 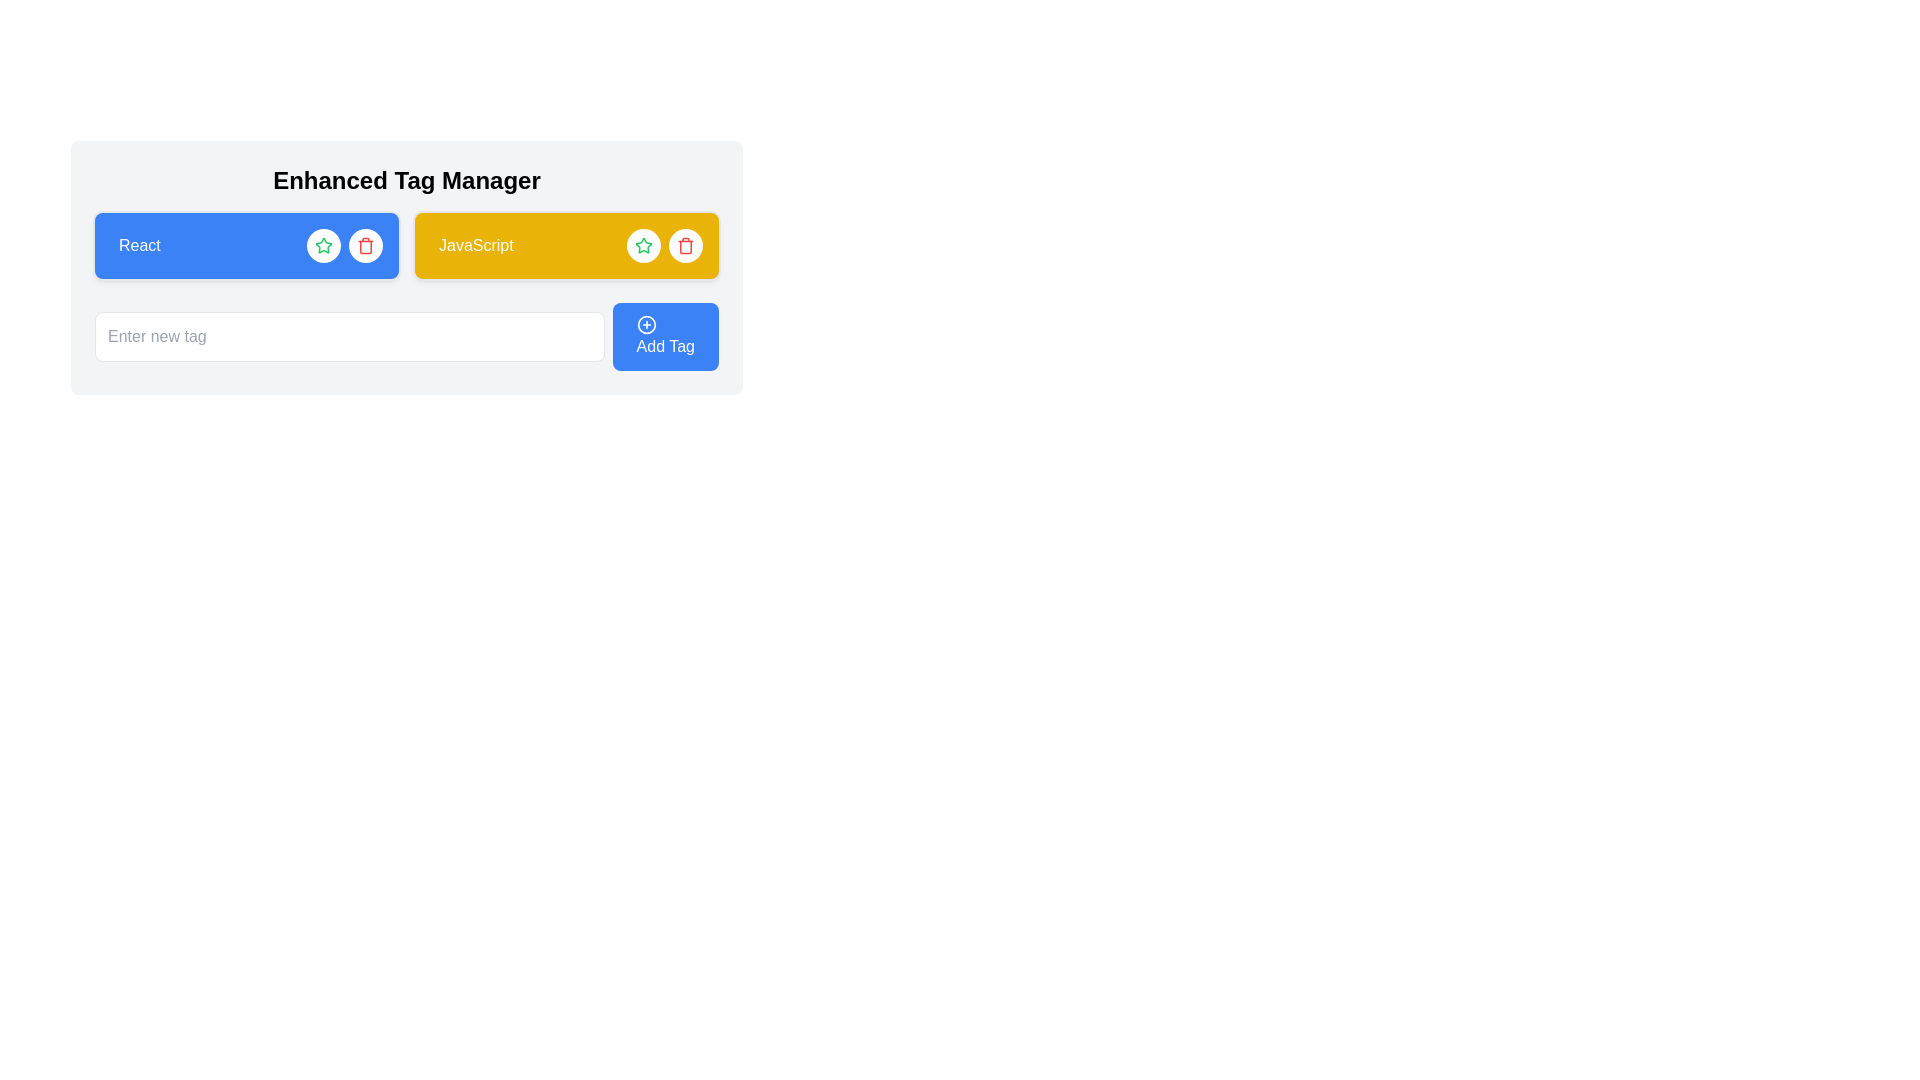 I want to click on the interactive star toggle button associated with the 'JavaScript' tag, so click(x=643, y=245).